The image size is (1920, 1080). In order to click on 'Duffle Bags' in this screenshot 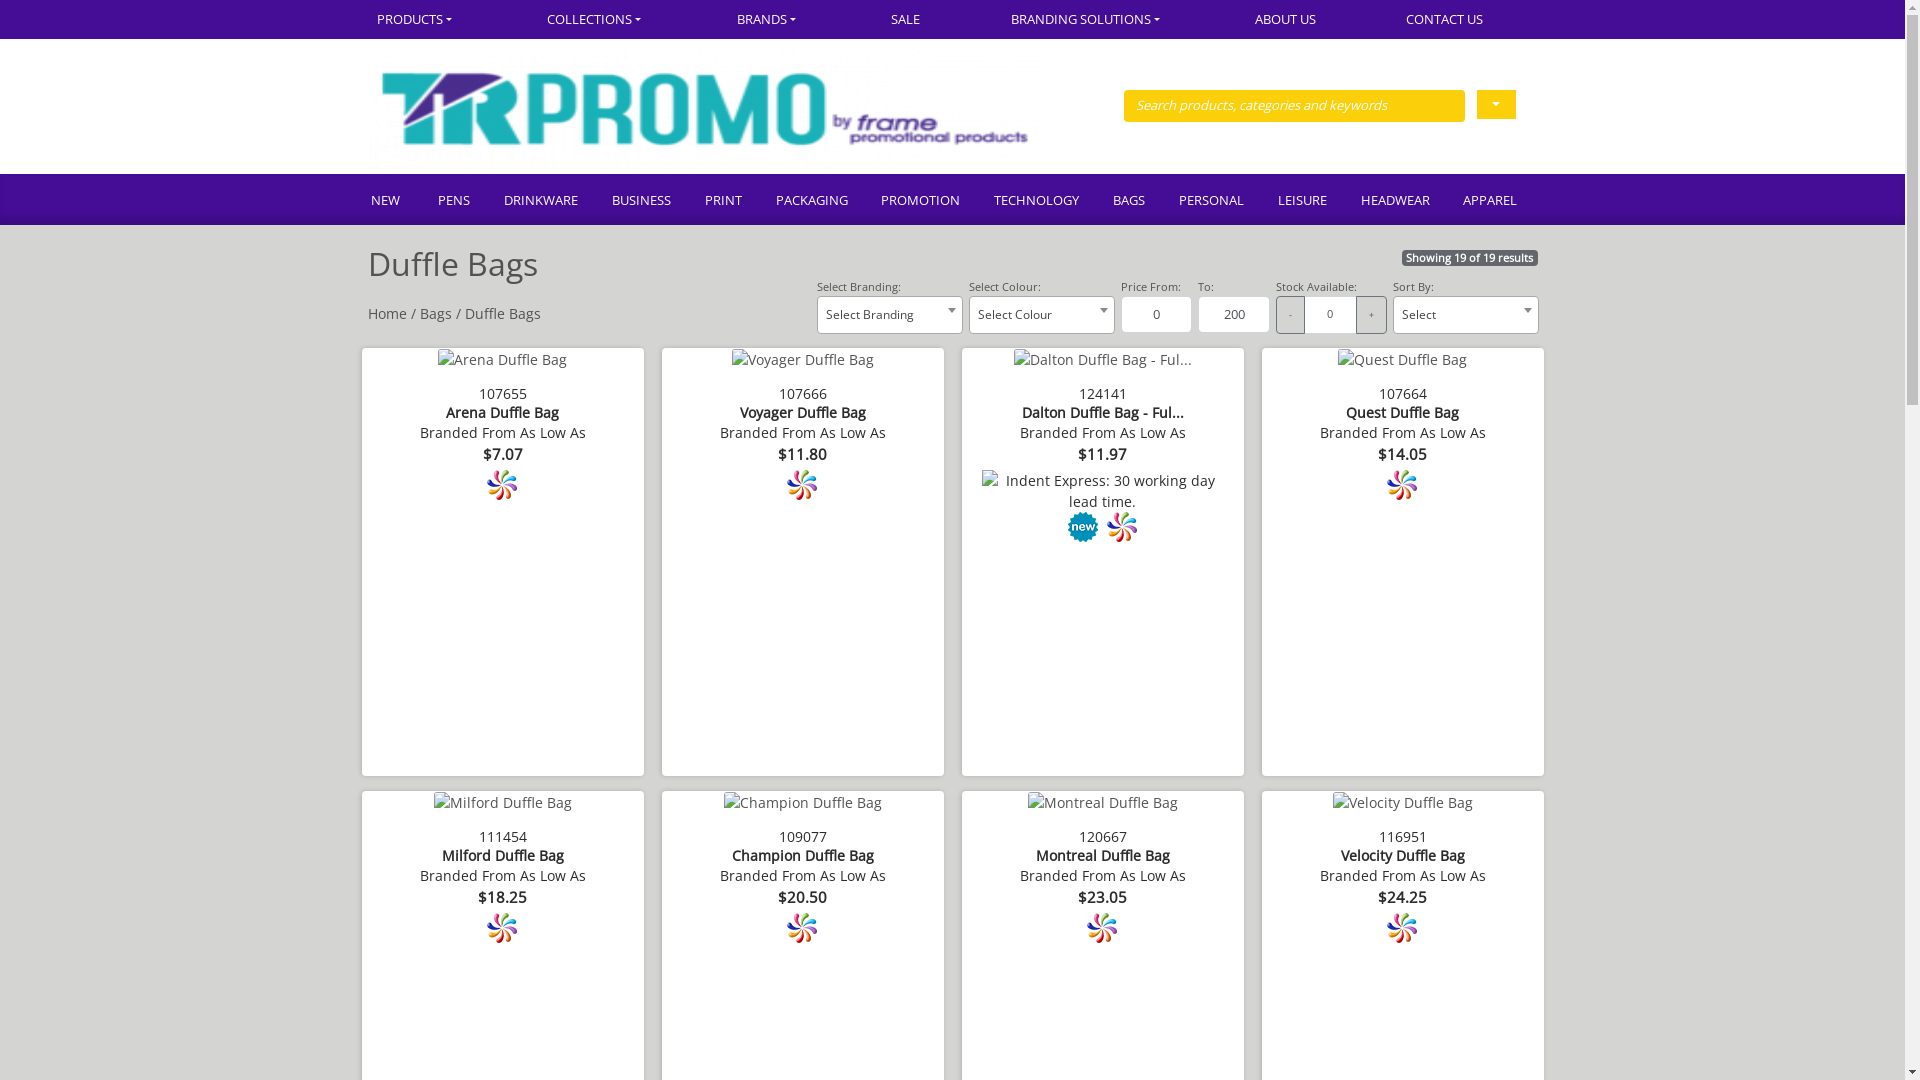, I will do `click(502, 313)`.